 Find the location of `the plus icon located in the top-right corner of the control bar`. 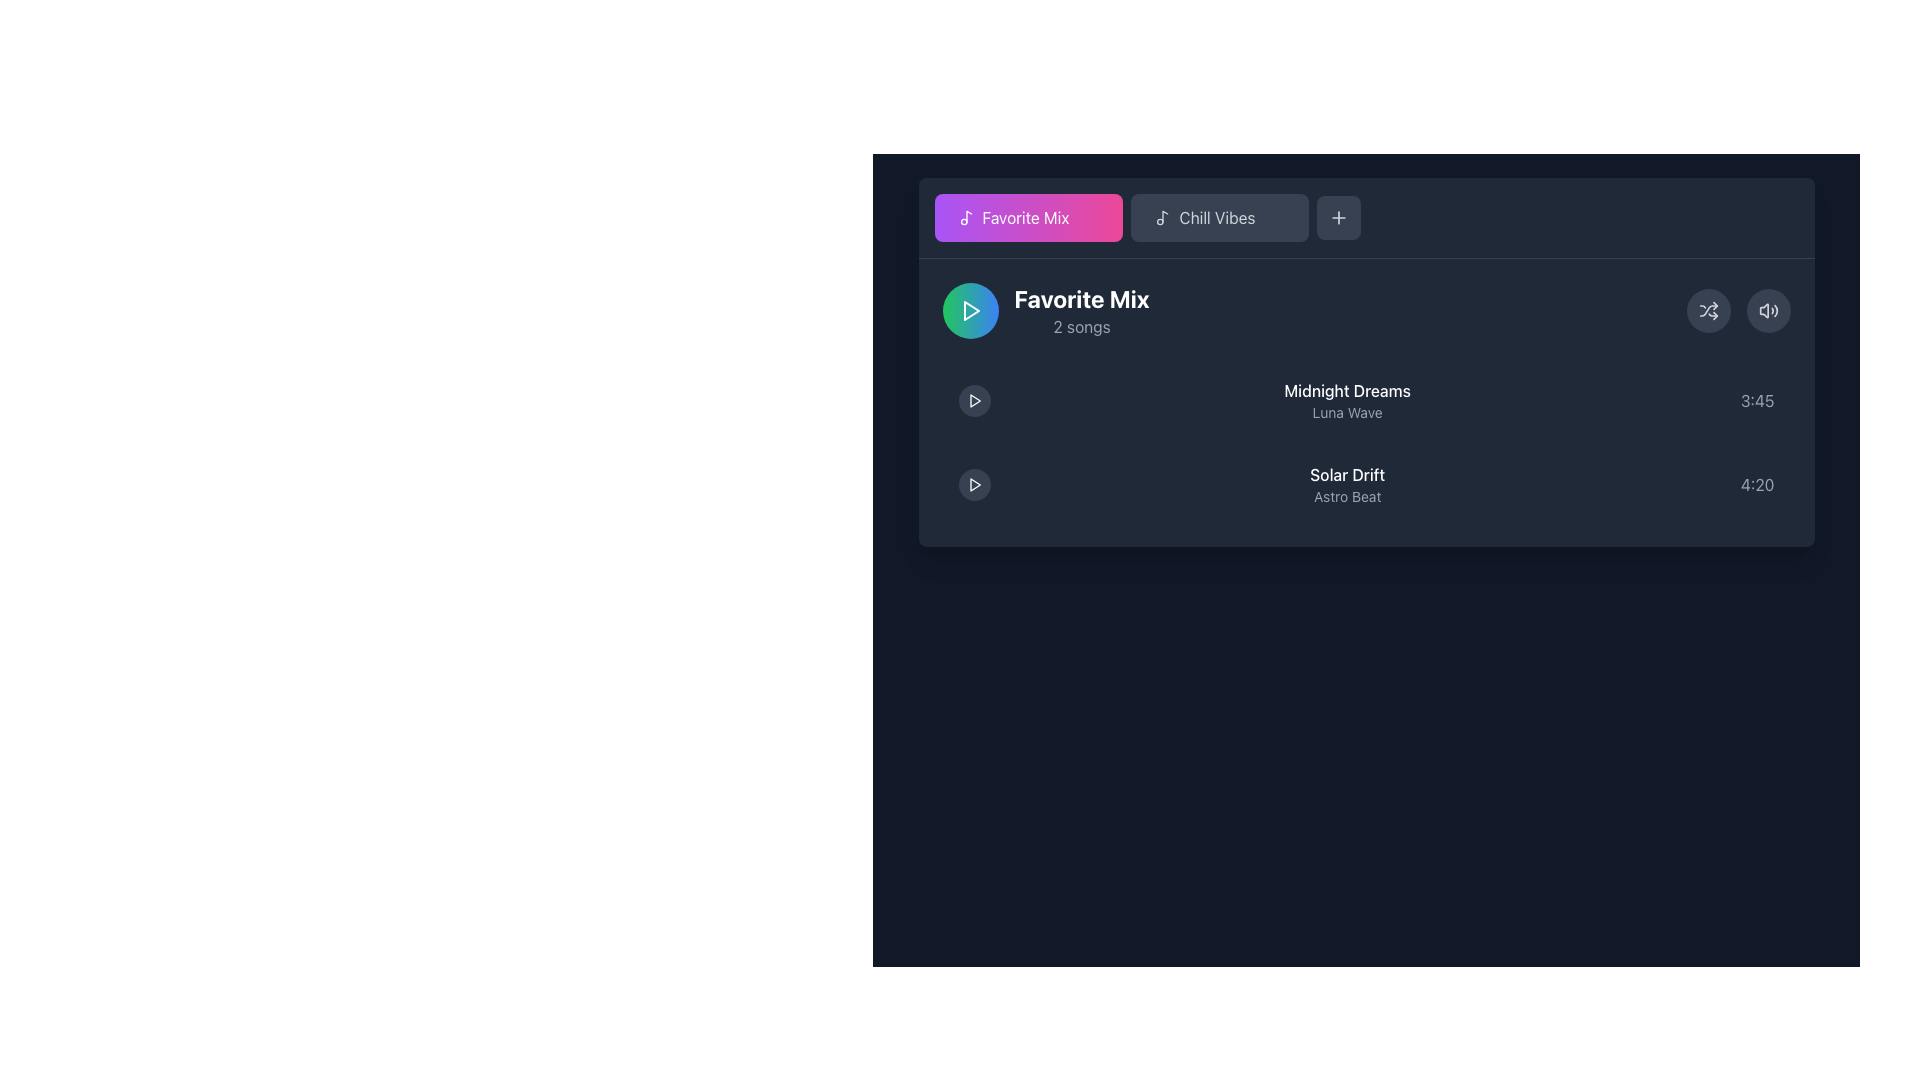

the plus icon located in the top-right corner of the control bar is located at coordinates (1339, 218).